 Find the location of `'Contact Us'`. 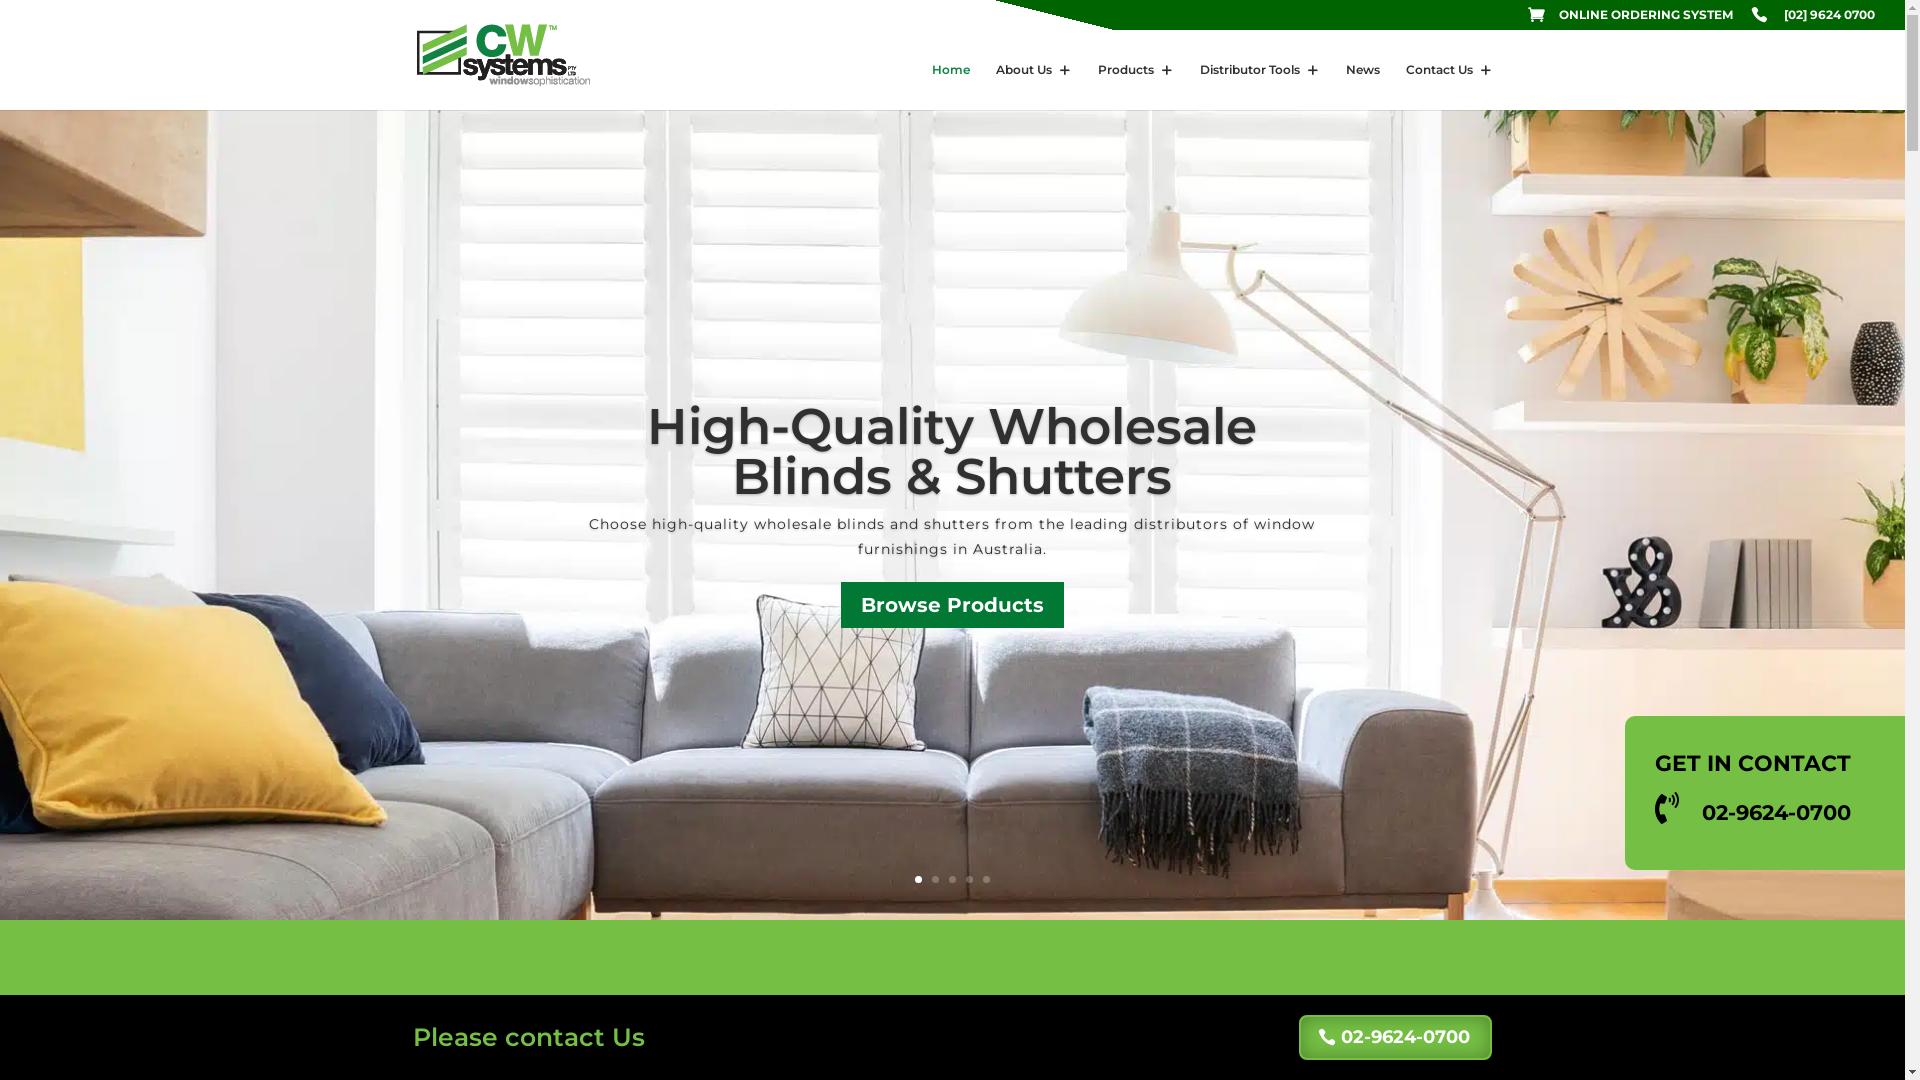

'Contact Us' is located at coordinates (1449, 85).